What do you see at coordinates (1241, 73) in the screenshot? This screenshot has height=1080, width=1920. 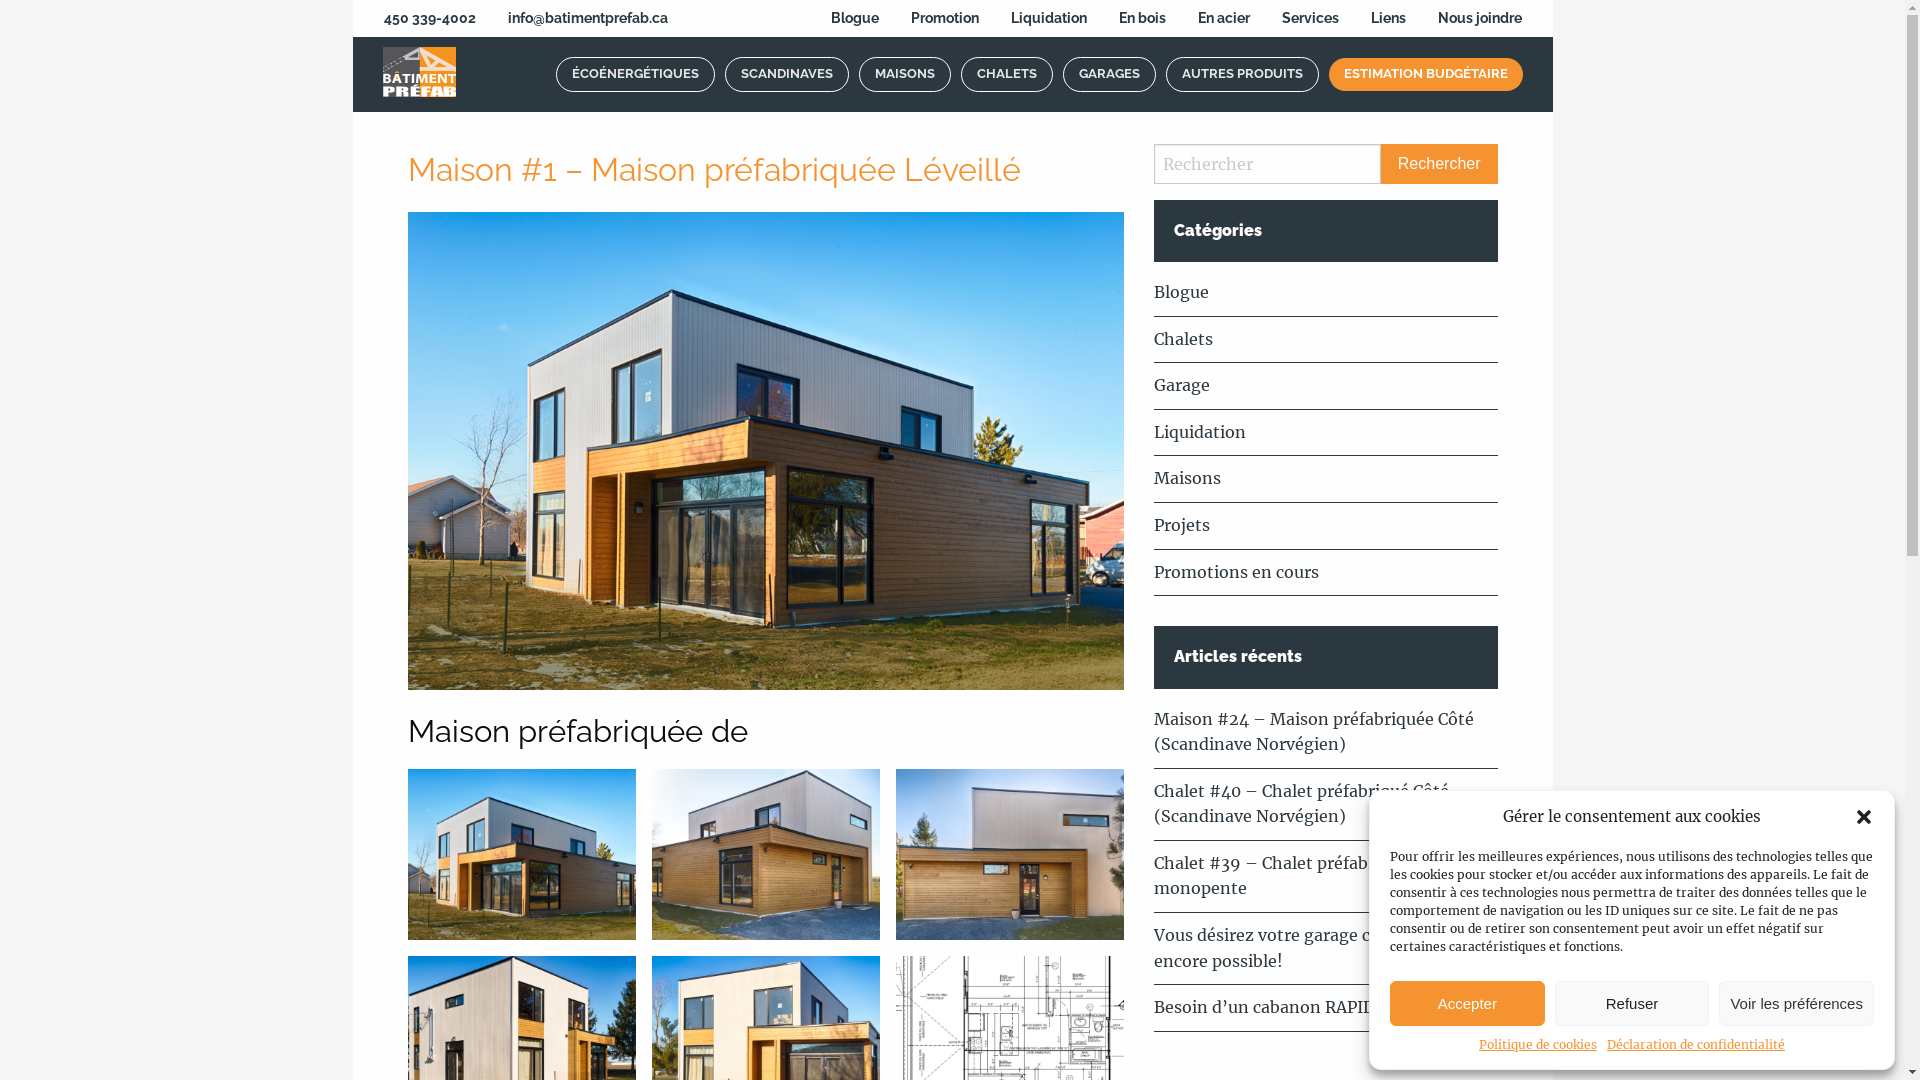 I see `'AUTRES PRODUITS'` at bounding box center [1241, 73].